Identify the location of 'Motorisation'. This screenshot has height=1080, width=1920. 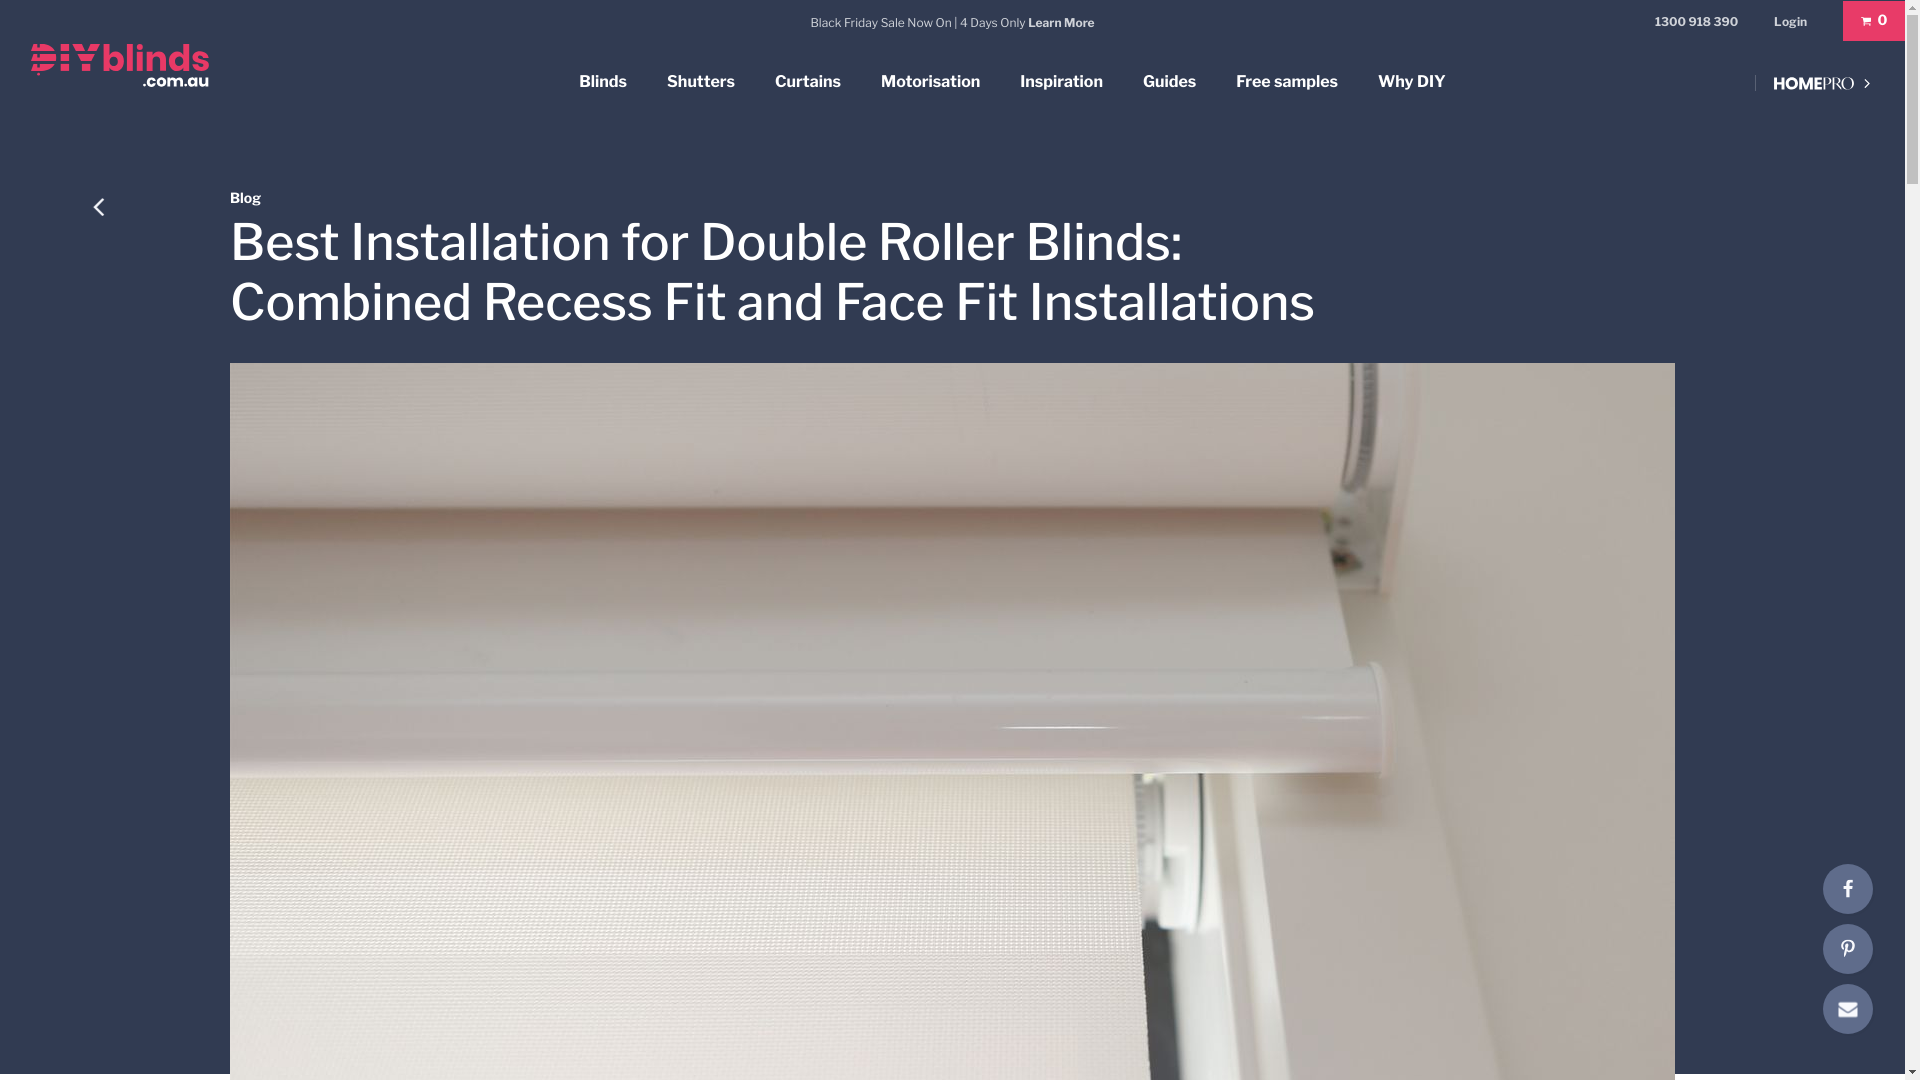
(929, 81).